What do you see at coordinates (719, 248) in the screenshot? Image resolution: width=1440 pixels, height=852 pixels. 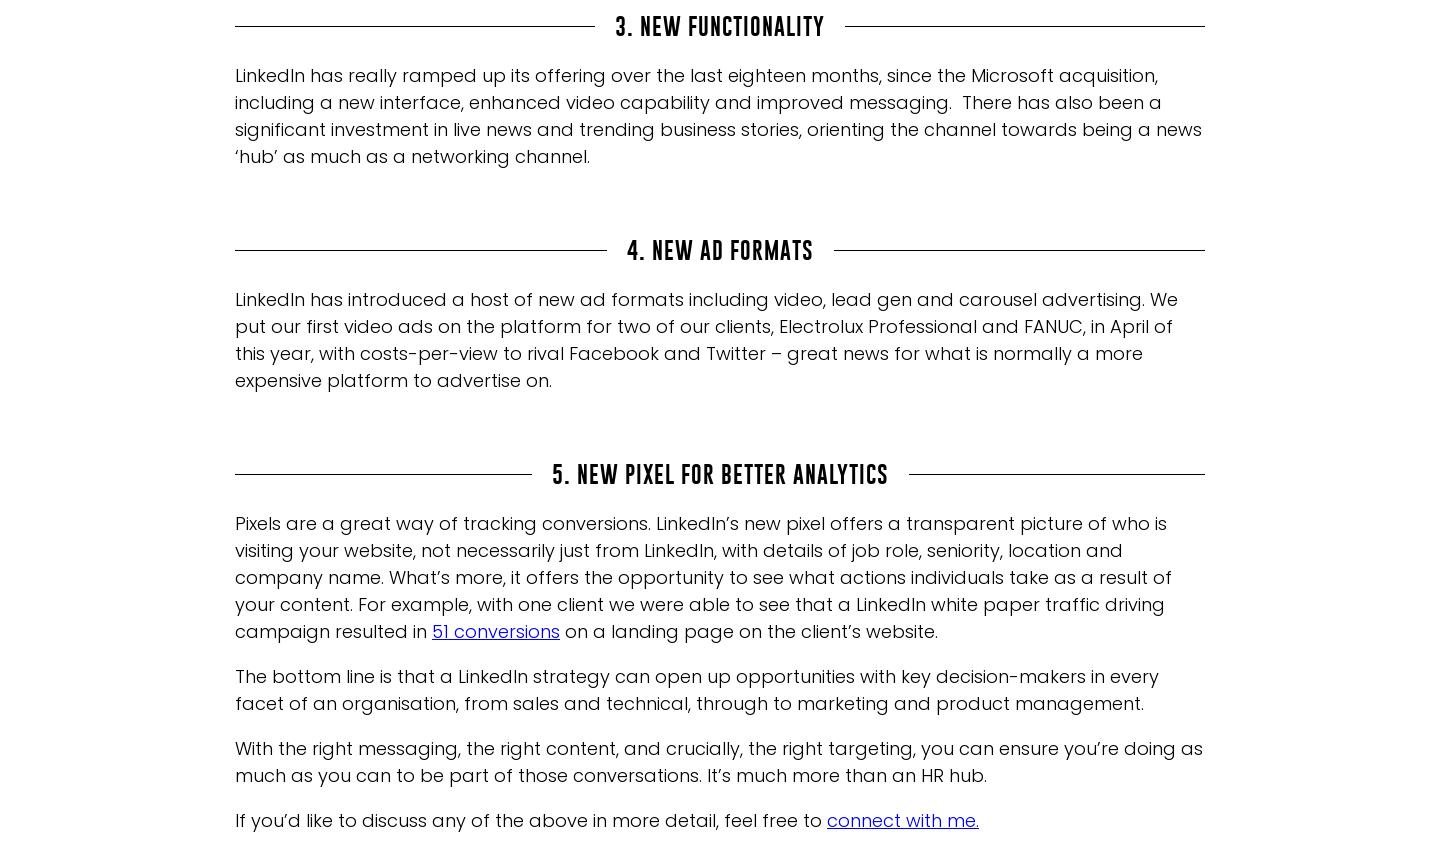 I see `'4. New Ad Formats'` at bounding box center [719, 248].